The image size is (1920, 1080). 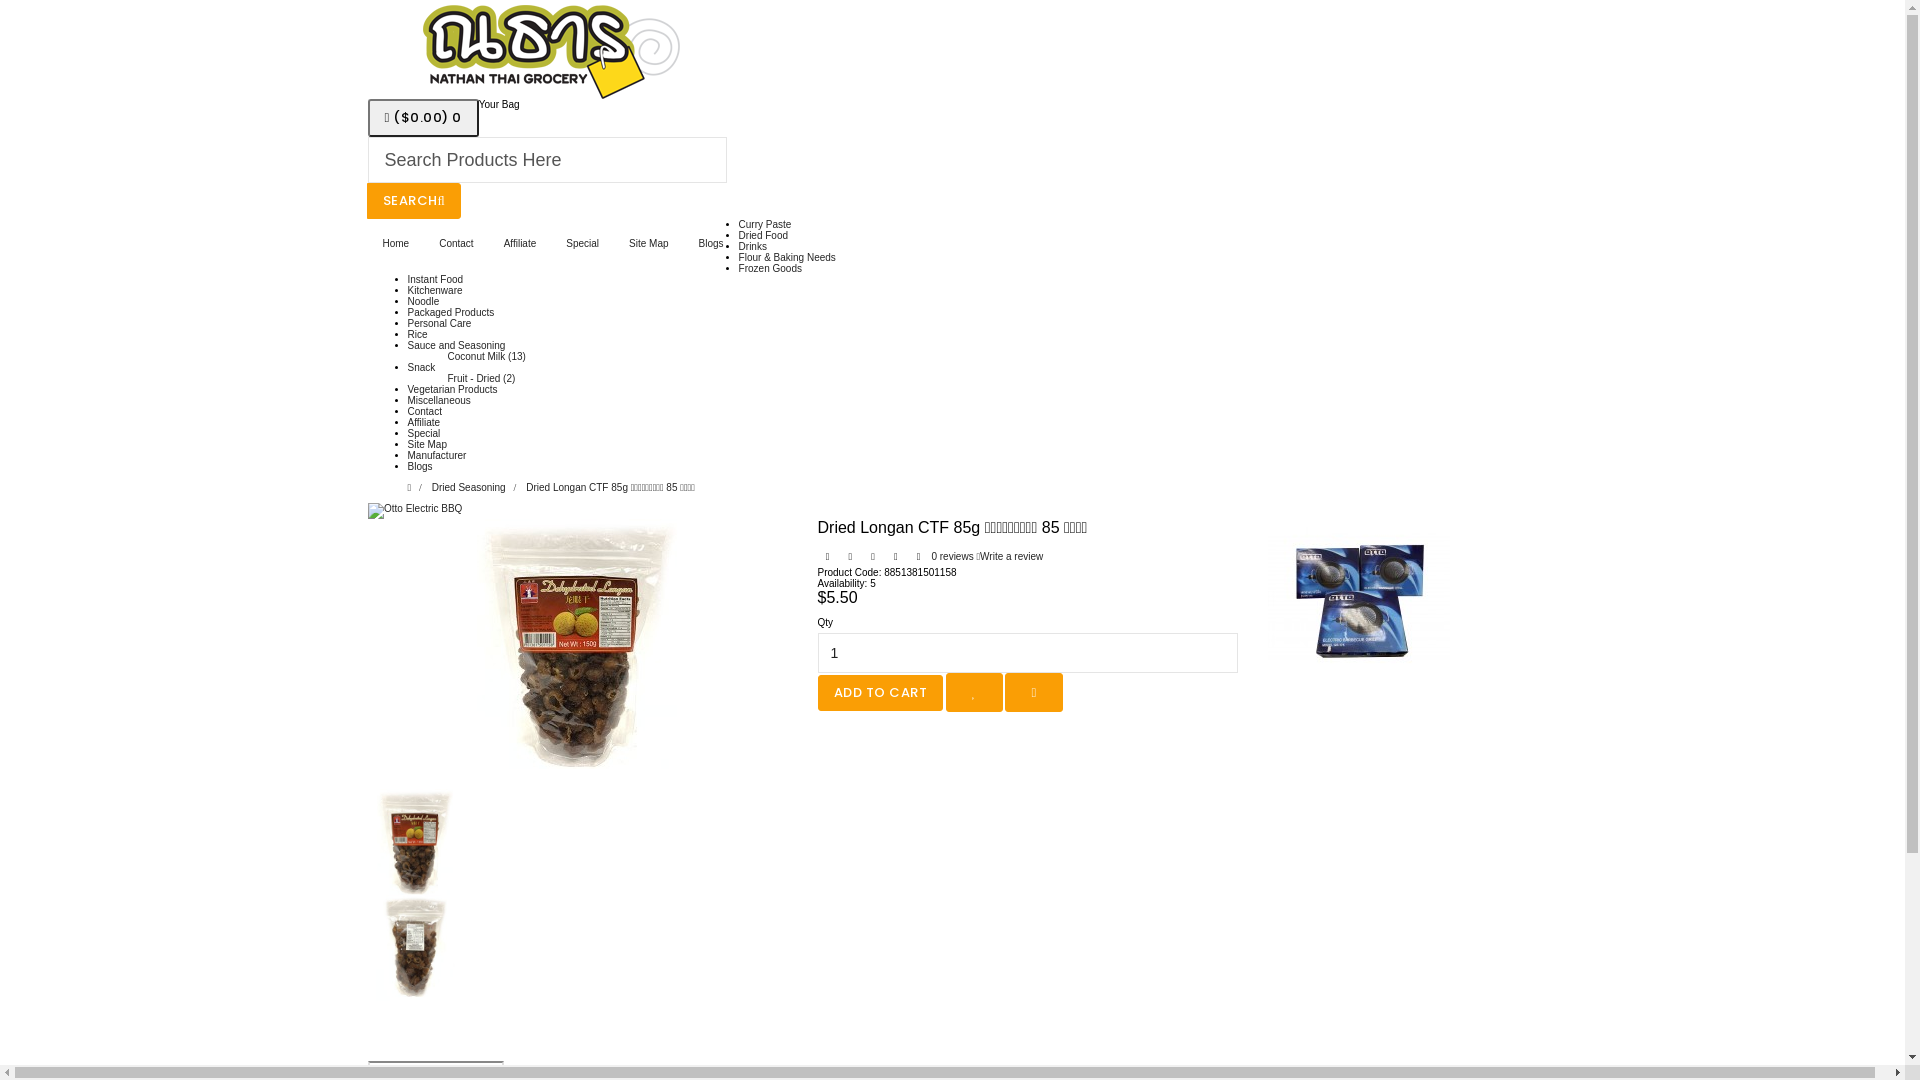 What do you see at coordinates (481, 378) in the screenshot?
I see `'Fruit - Dried (2)'` at bounding box center [481, 378].